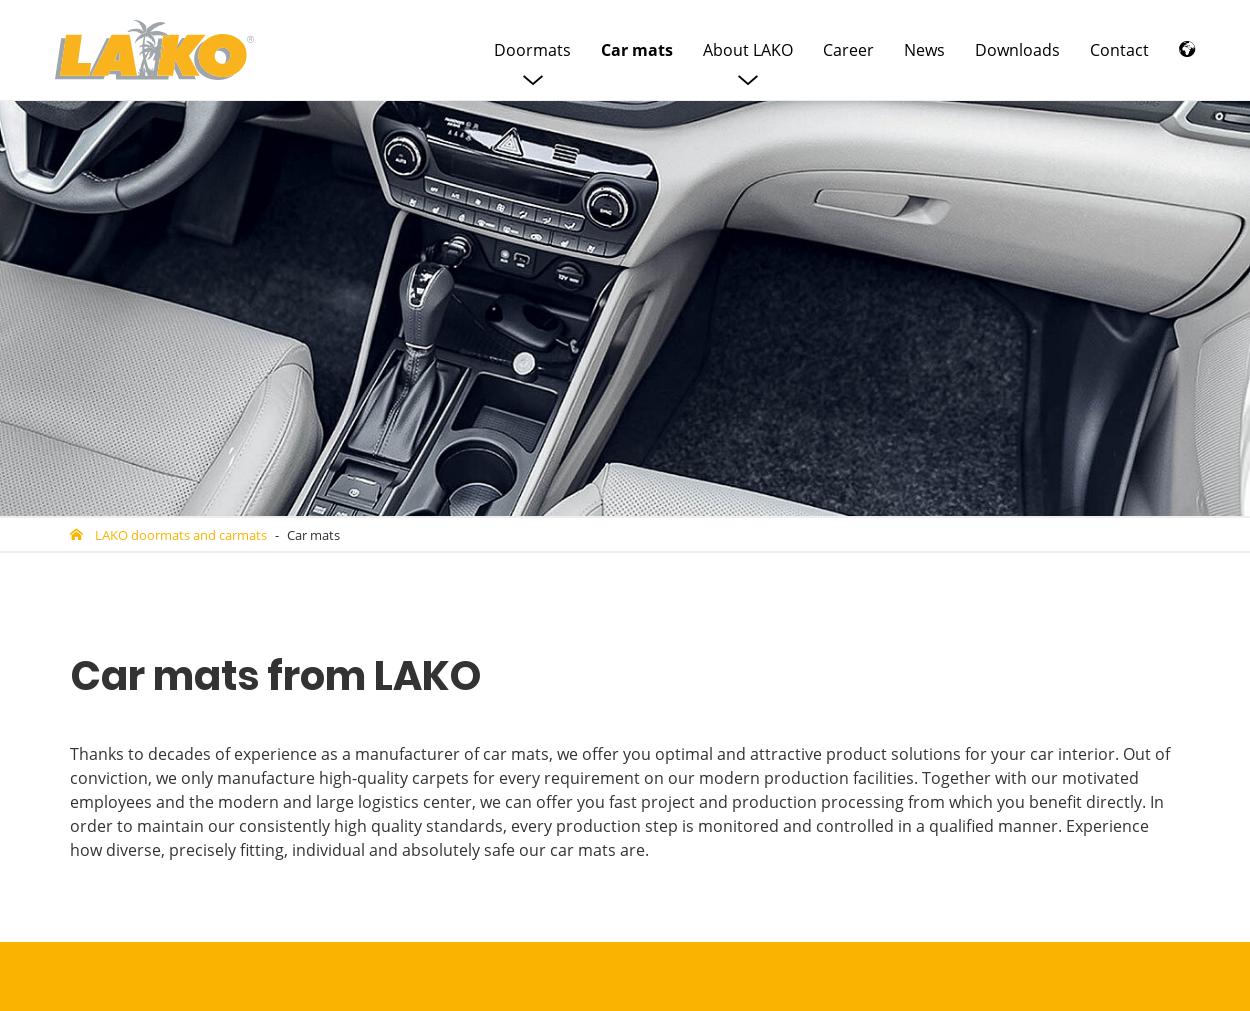 The width and height of the screenshot is (1250, 1011). I want to click on 'Car mats from LAKO', so click(69, 674).